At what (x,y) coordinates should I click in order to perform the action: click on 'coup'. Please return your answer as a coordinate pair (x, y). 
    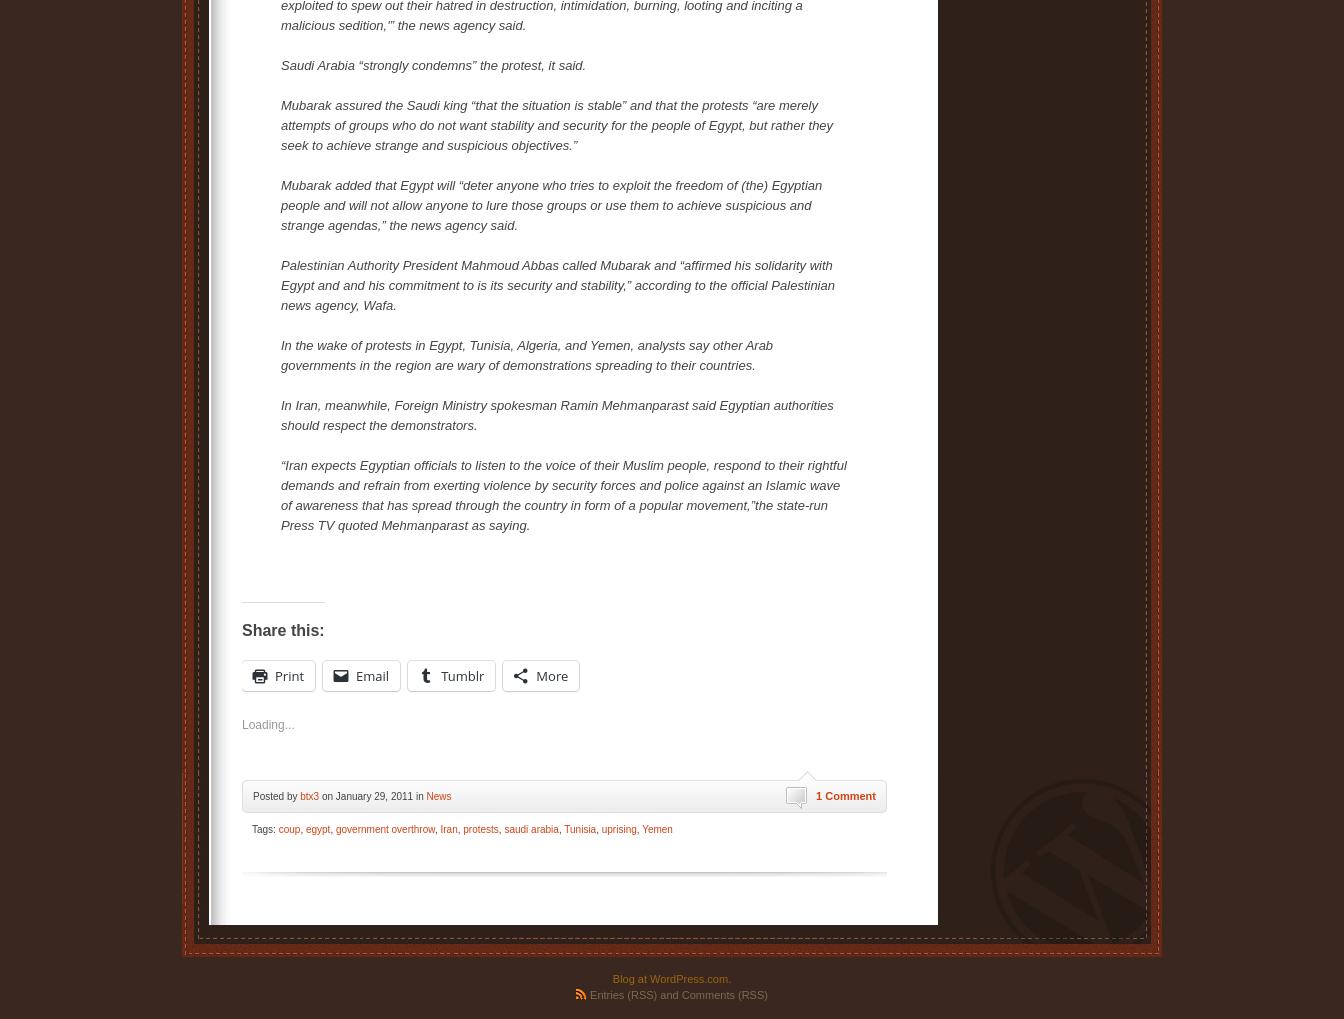
    Looking at the image, I should click on (288, 829).